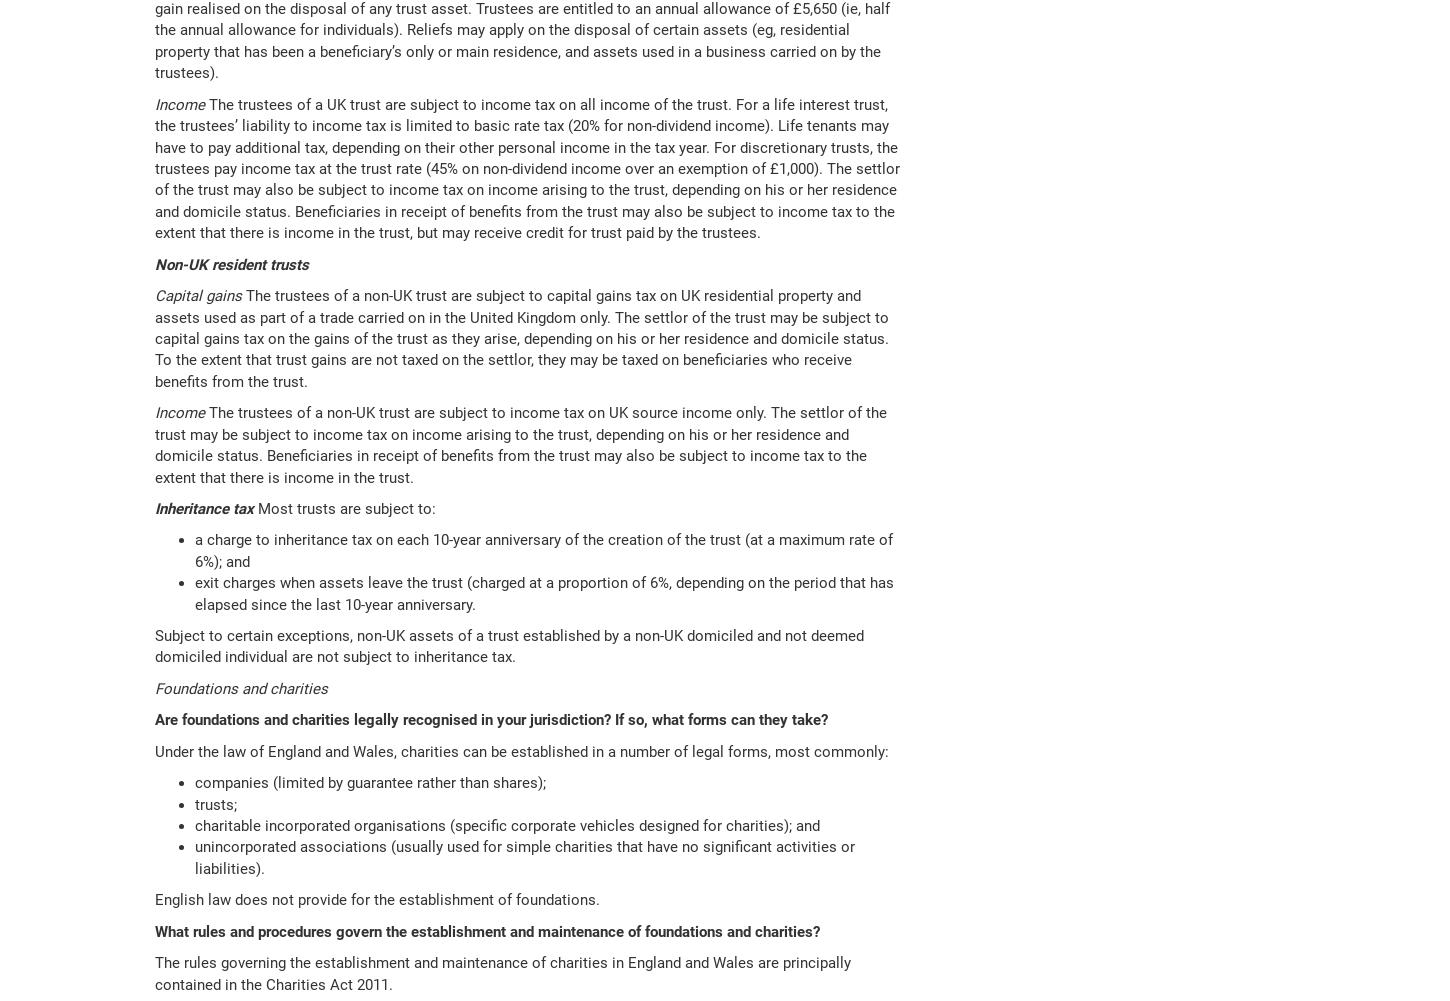  Describe the element at coordinates (525, 856) in the screenshot. I see `'unincorporated associations (usually used for simple charities that have no significant activities or liabilities).'` at that location.